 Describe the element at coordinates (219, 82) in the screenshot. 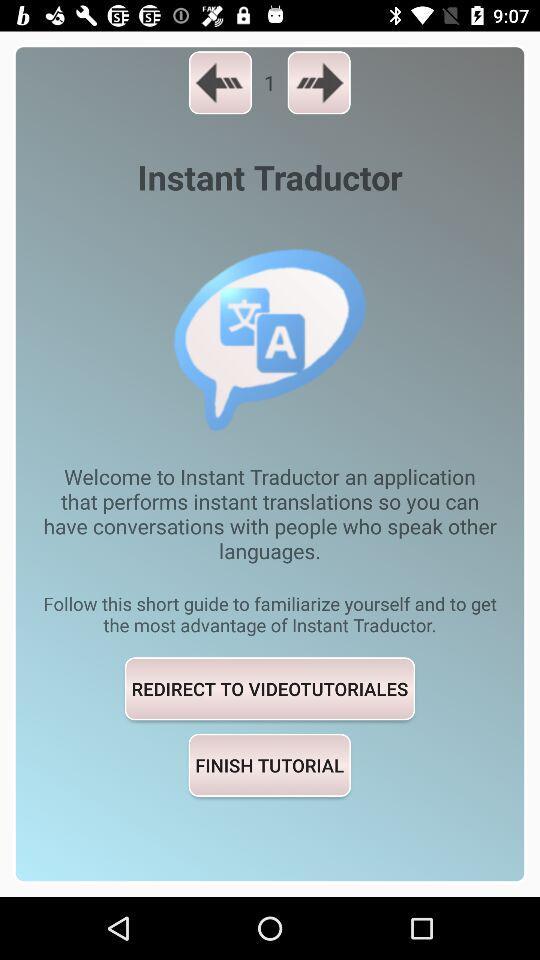

I see `the icon above the instant traductor item` at that location.